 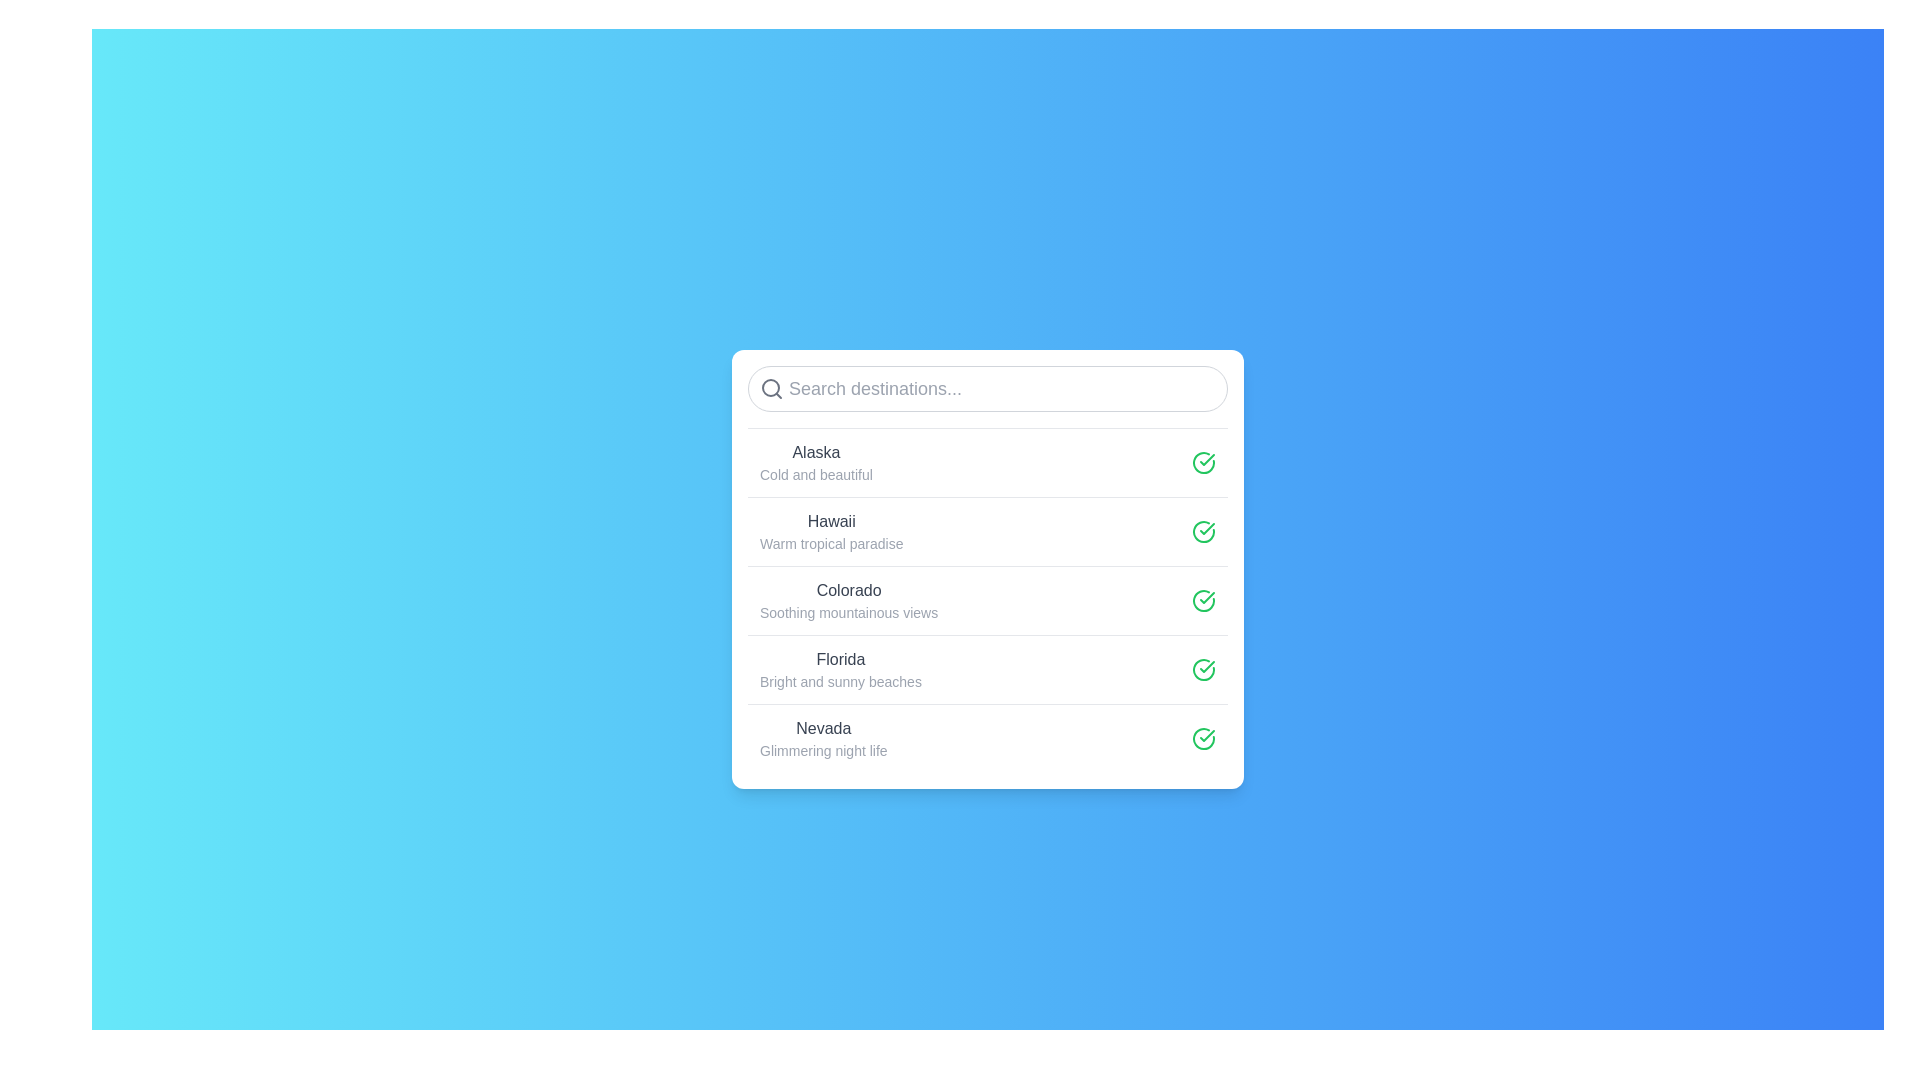 I want to click on the text label 'Florida', so click(x=840, y=659).